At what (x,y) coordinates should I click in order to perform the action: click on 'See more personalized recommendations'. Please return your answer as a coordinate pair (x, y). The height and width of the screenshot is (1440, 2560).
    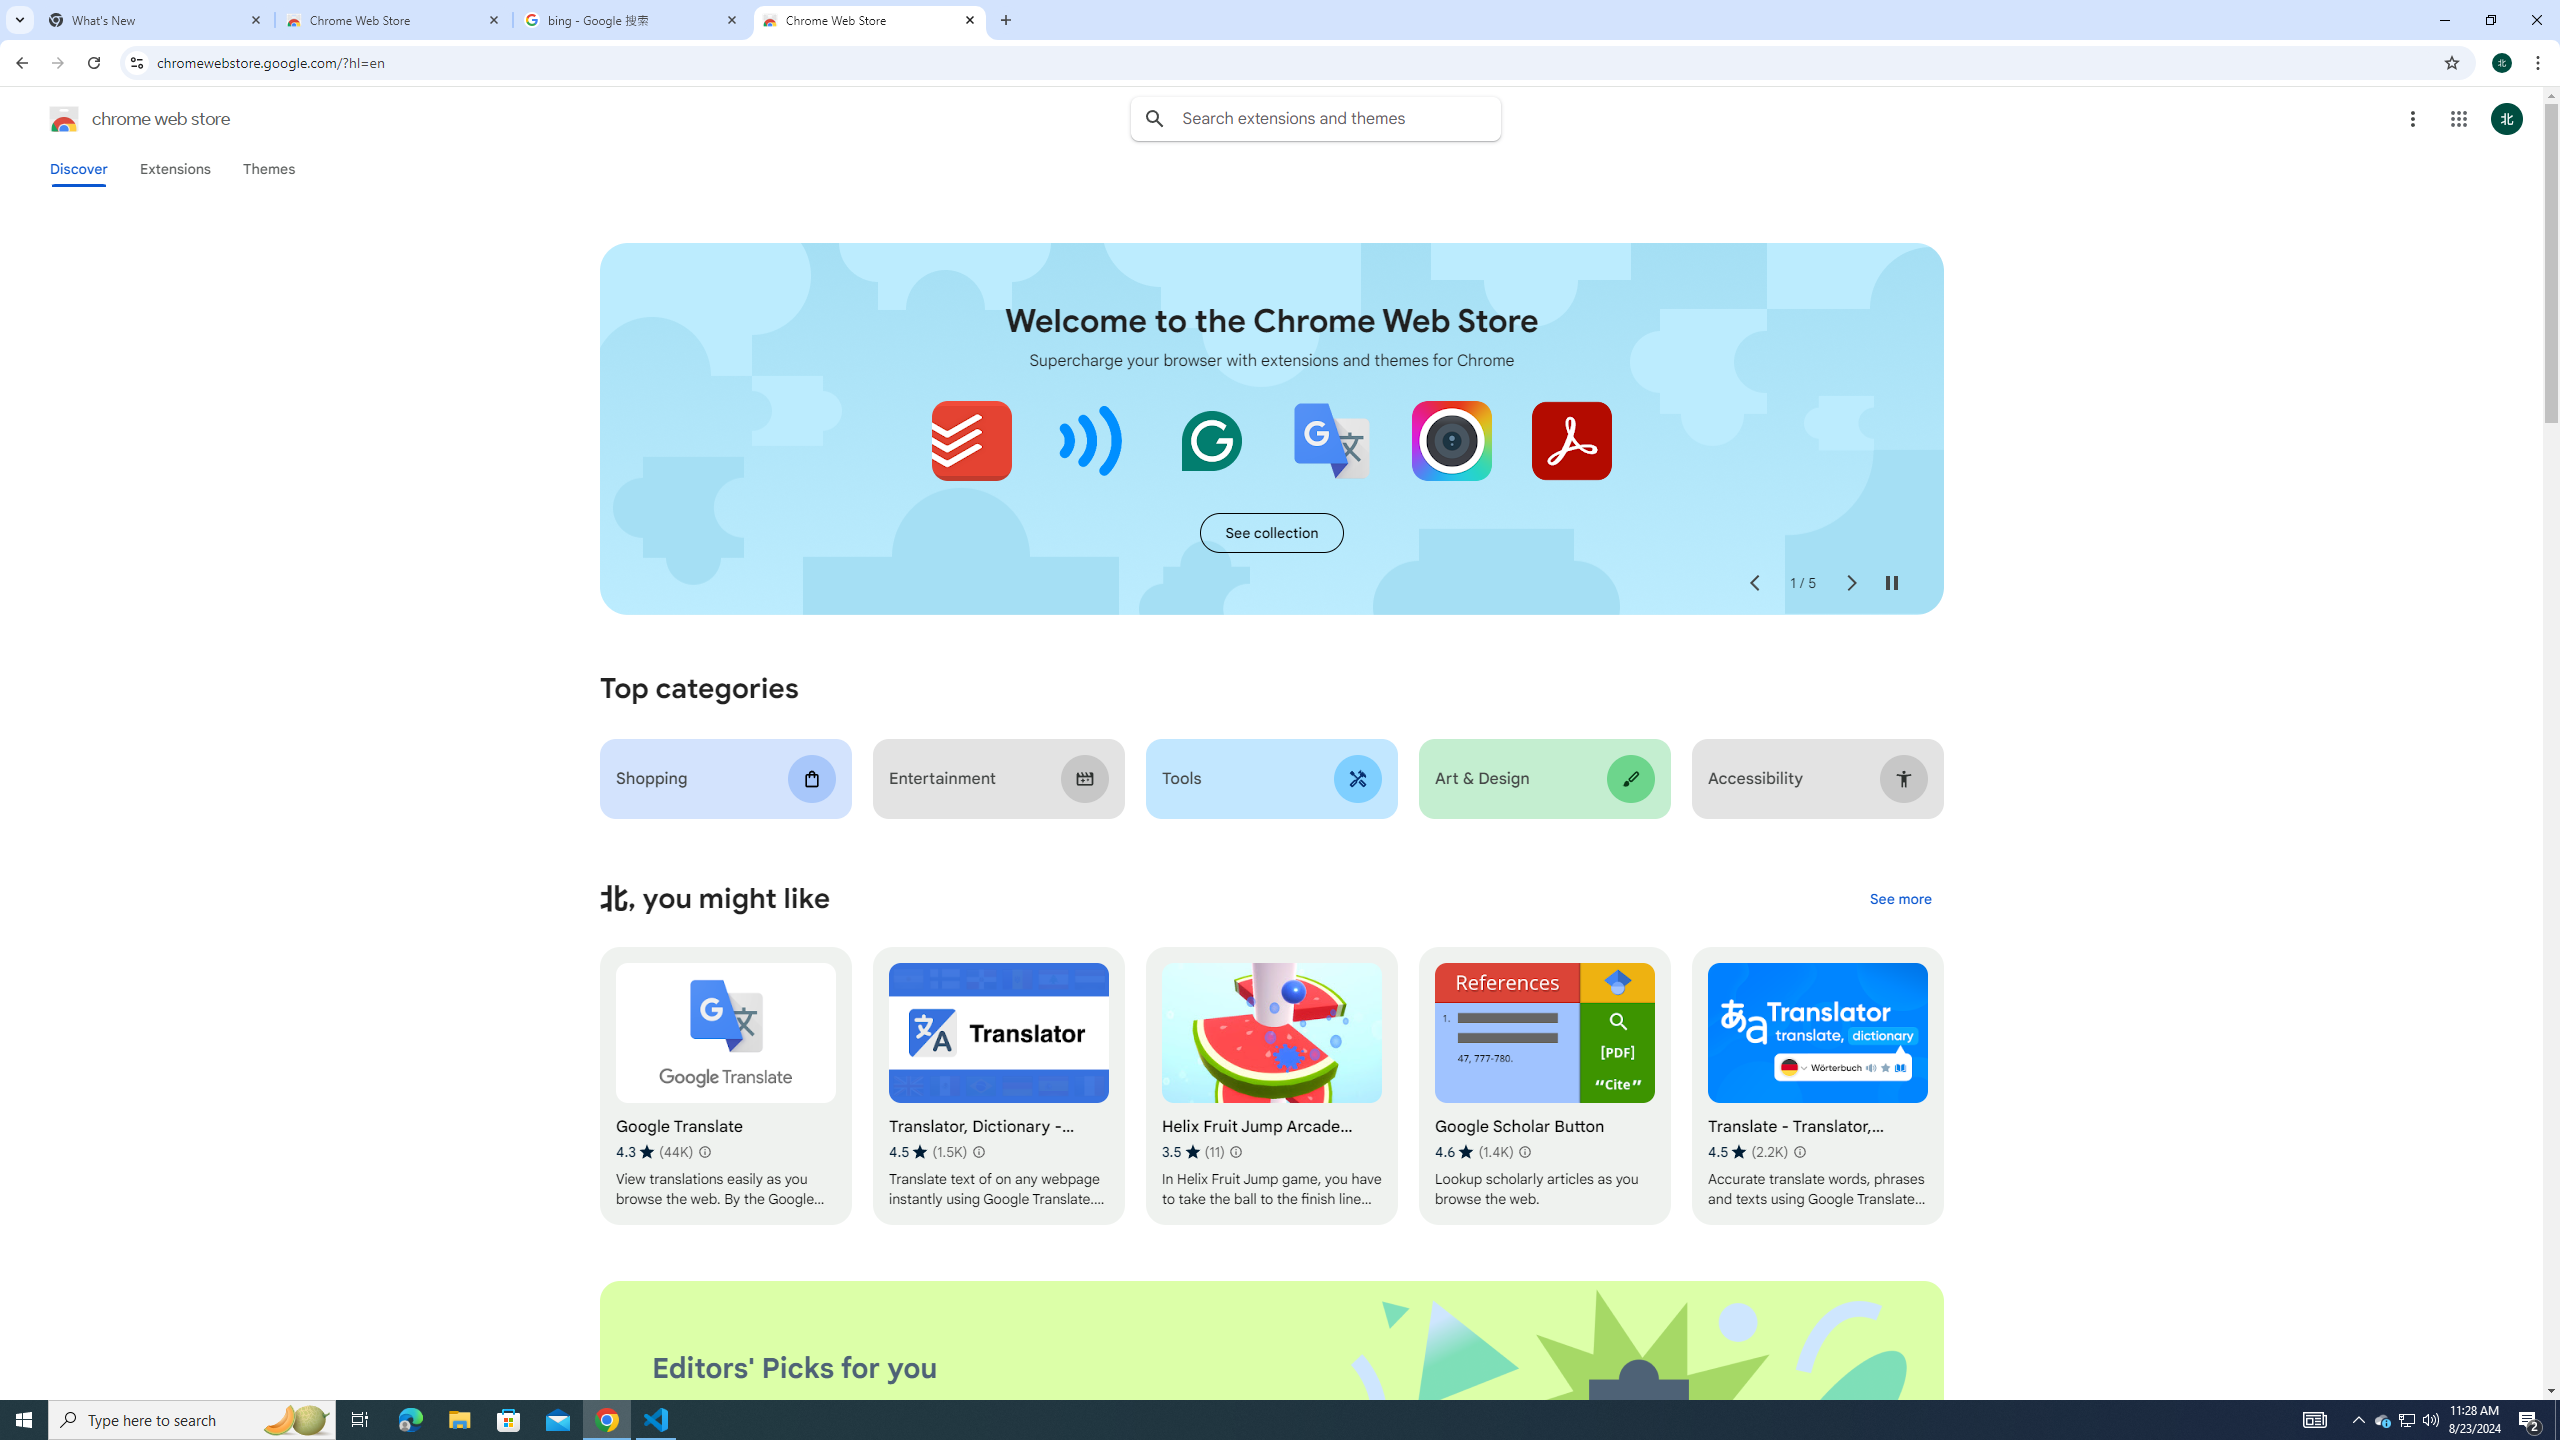
    Looking at the image, I should click on (1899, 900).